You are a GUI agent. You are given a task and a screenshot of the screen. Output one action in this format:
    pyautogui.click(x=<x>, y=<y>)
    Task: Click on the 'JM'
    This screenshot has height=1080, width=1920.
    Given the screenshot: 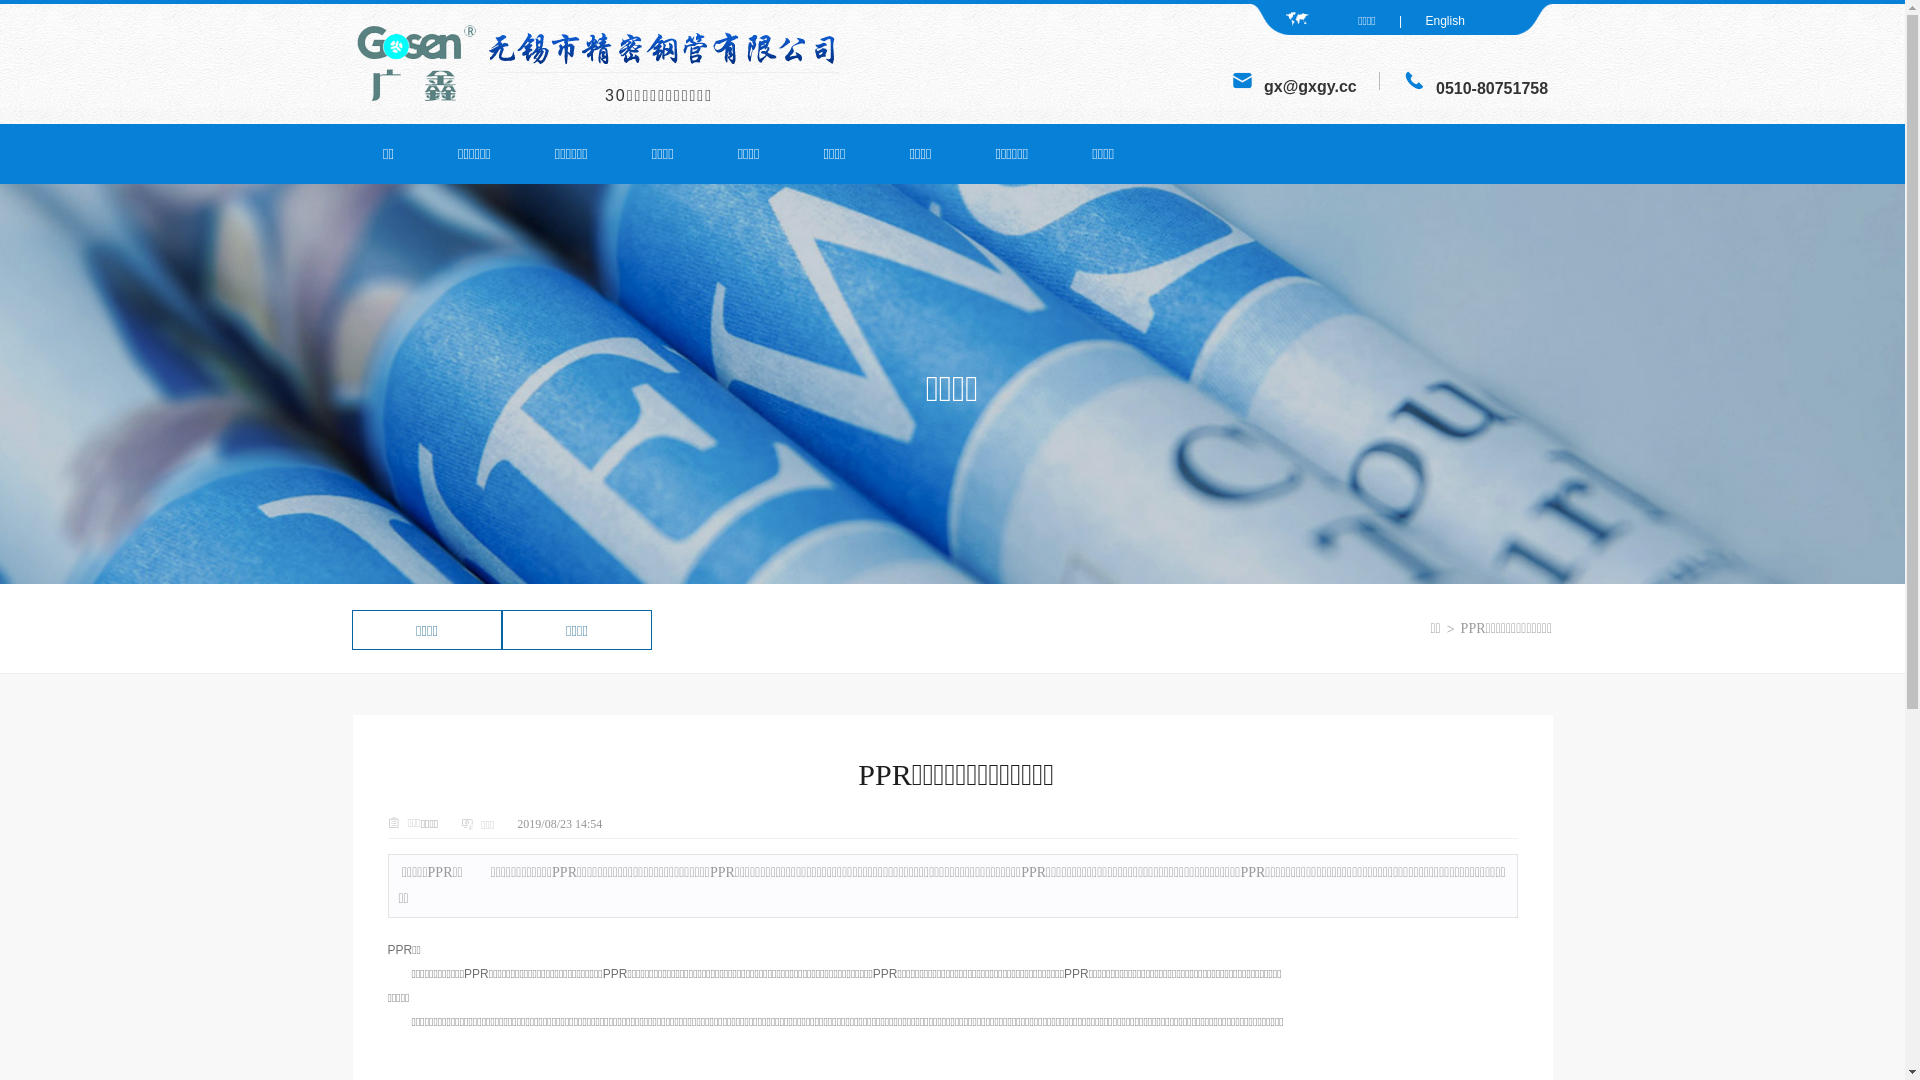 What is the action you would take?
    pyautogui.click(x=414, y=63)
    